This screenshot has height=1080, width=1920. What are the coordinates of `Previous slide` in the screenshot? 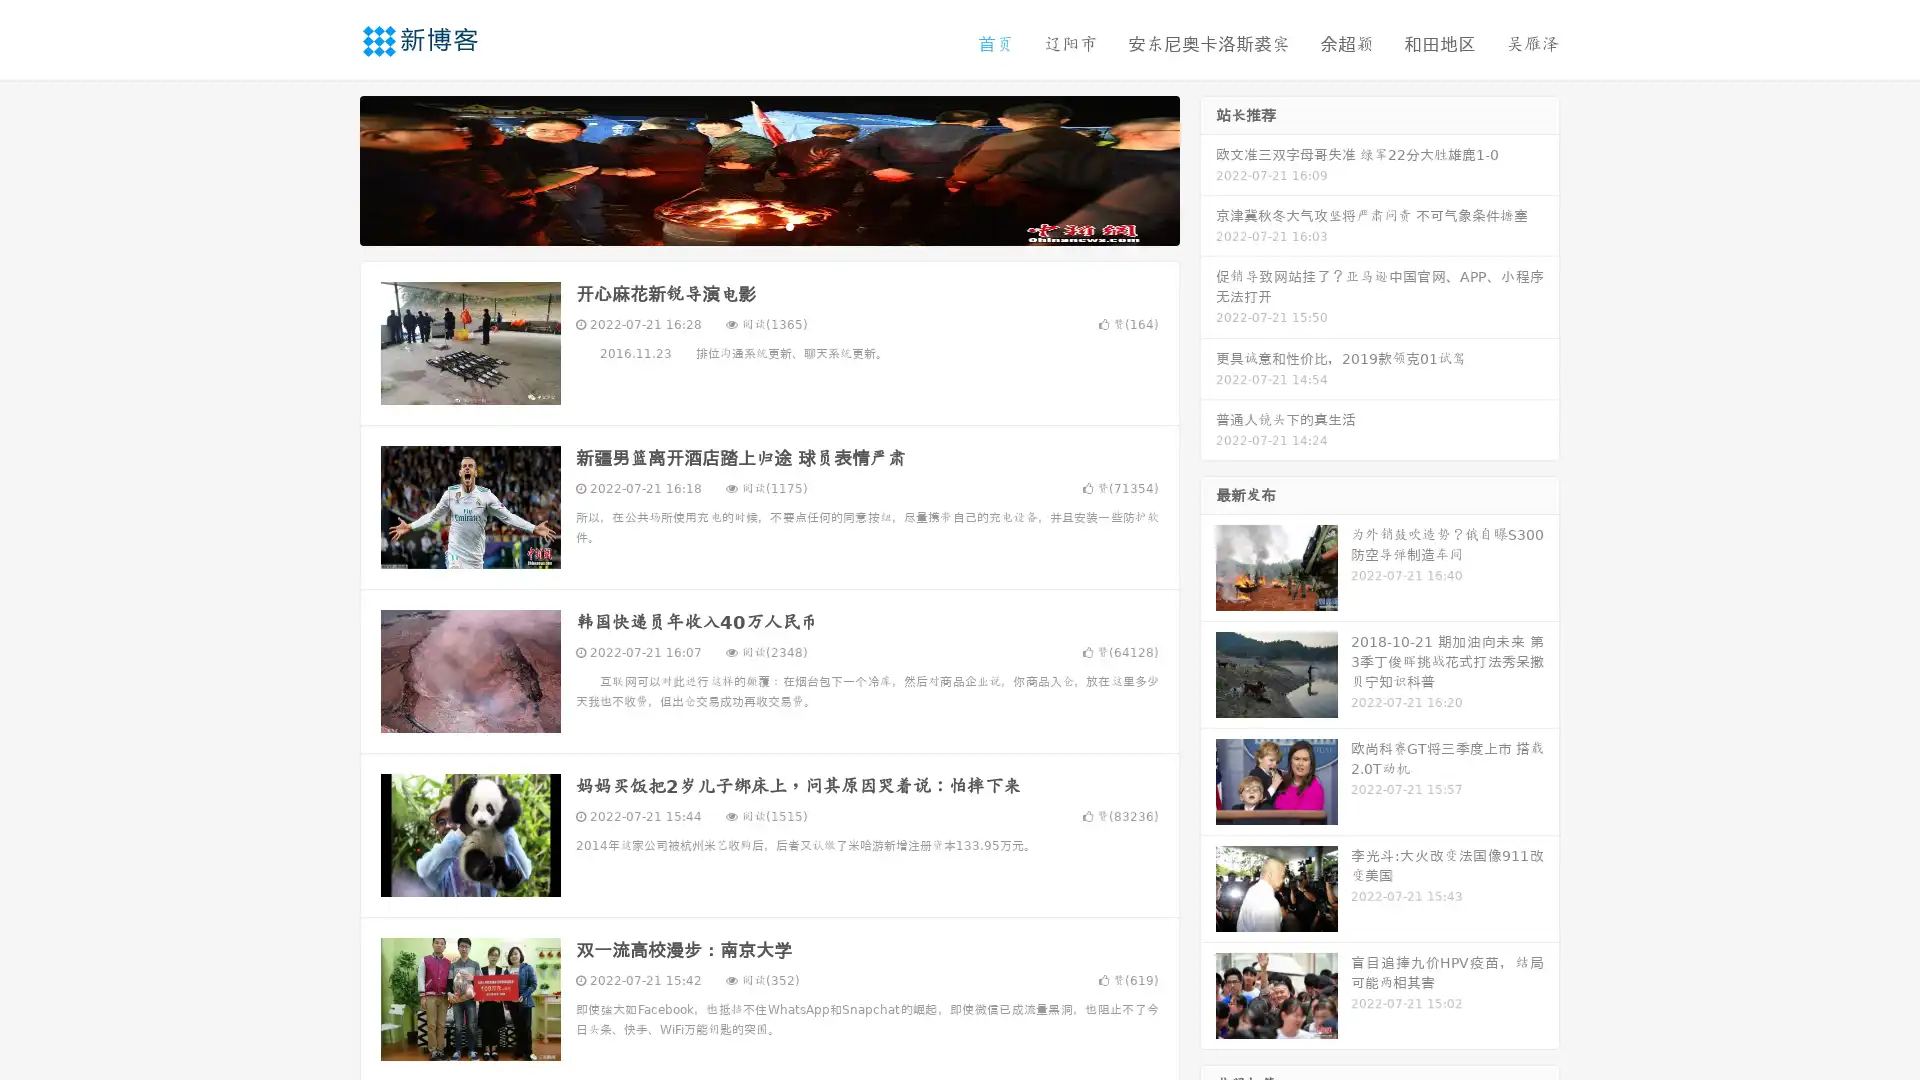 It's located at (330, 168).